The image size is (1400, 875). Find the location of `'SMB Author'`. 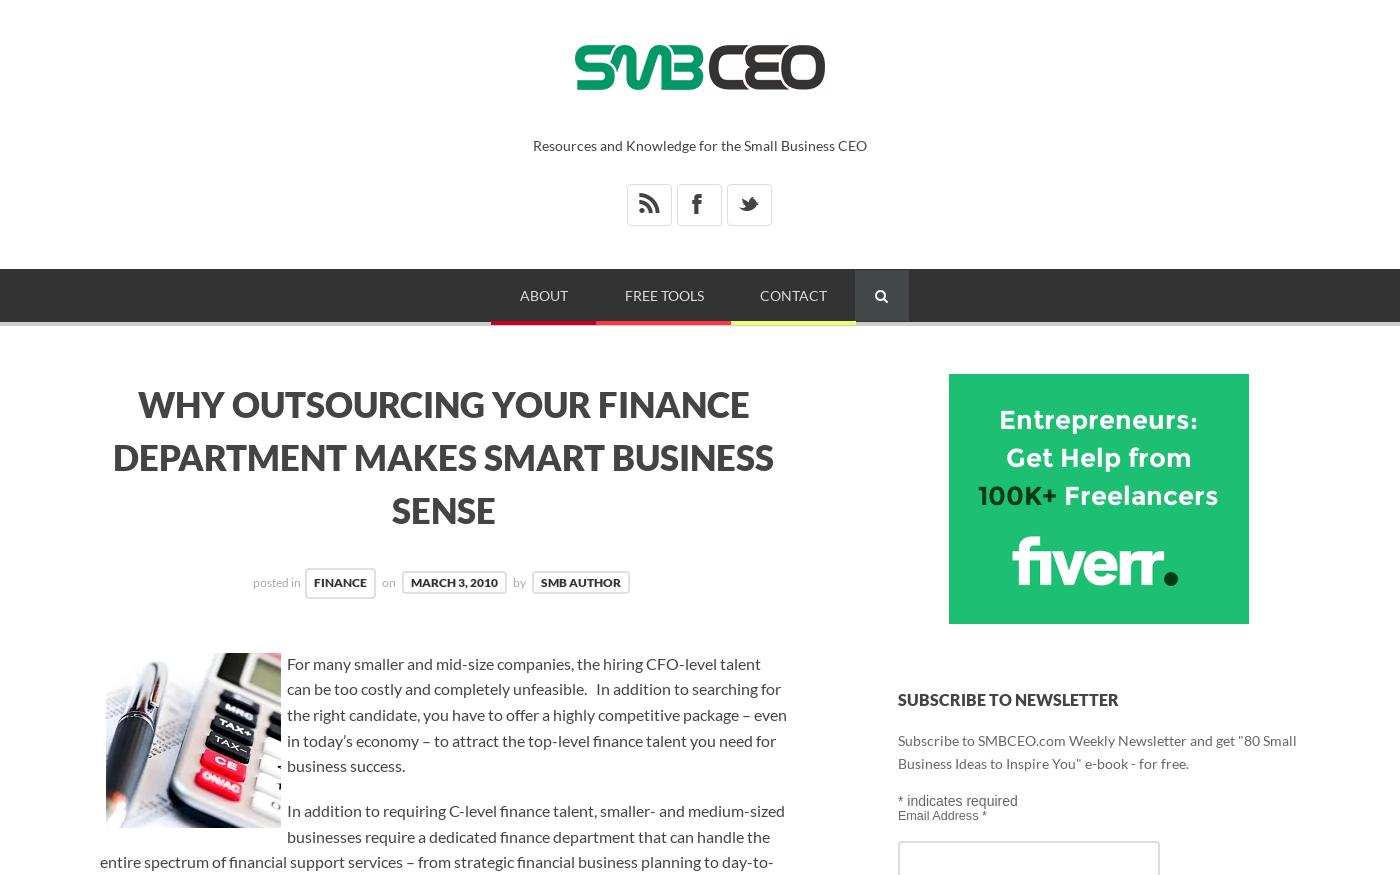

'SMB Author' is located at coordinates (581, 581).